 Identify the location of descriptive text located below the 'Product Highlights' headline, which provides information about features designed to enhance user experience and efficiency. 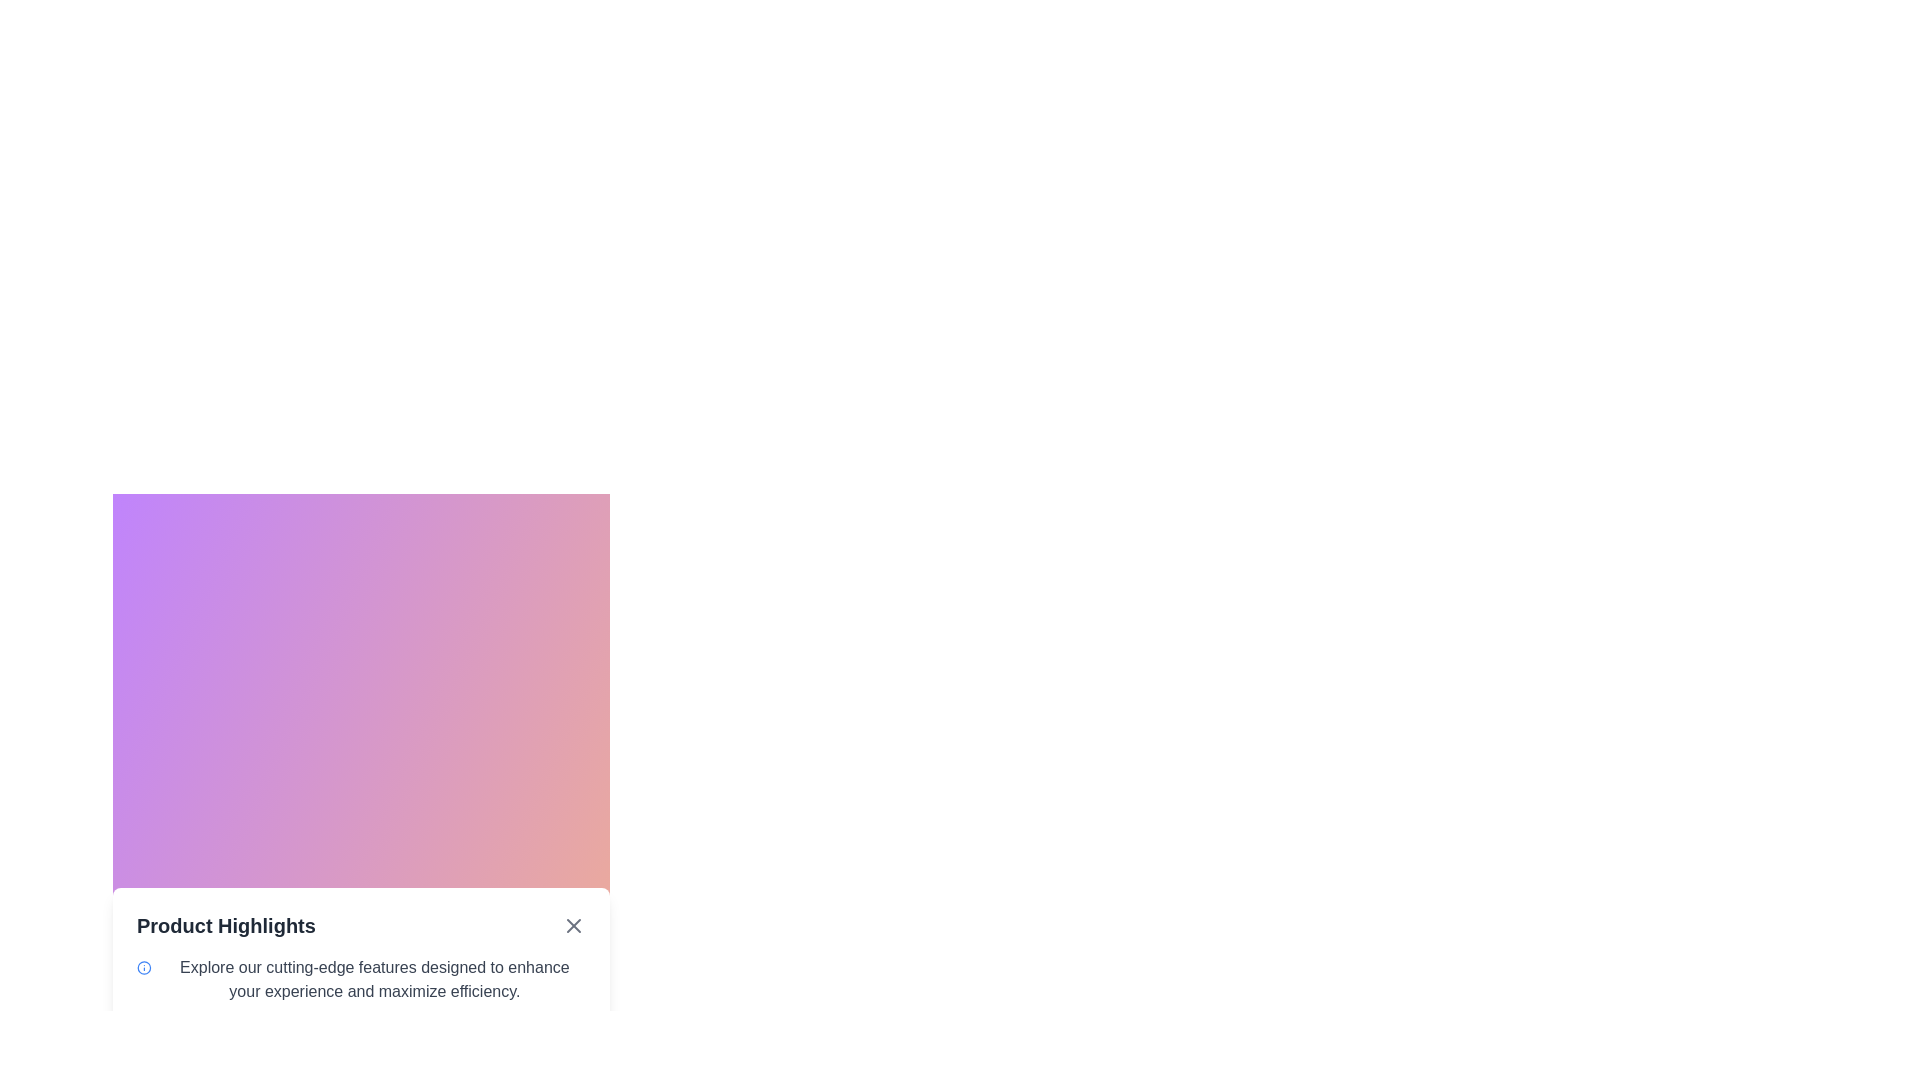
(374, 978).